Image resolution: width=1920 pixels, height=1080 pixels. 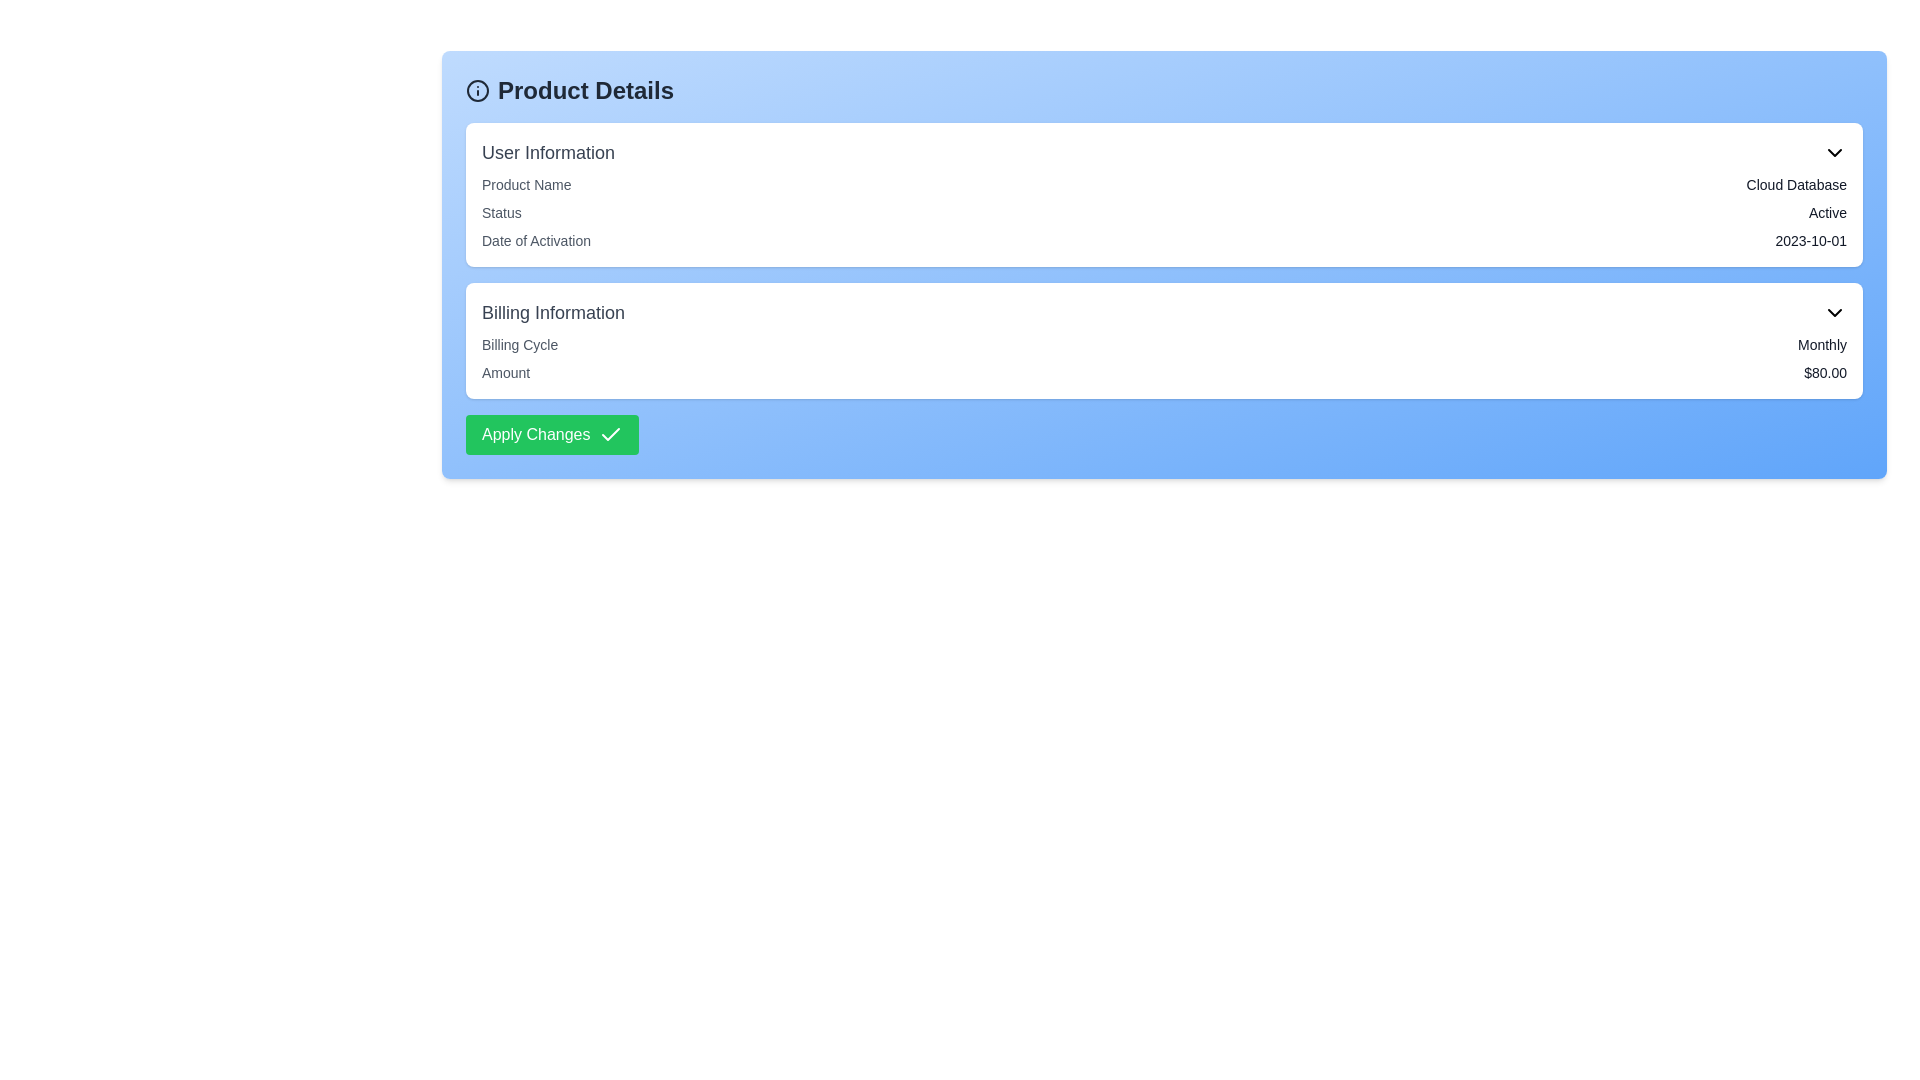 I want to click on the text label element that reads 'Status' in the 'User Information' section of the dialog, so click(x=501, y=212).